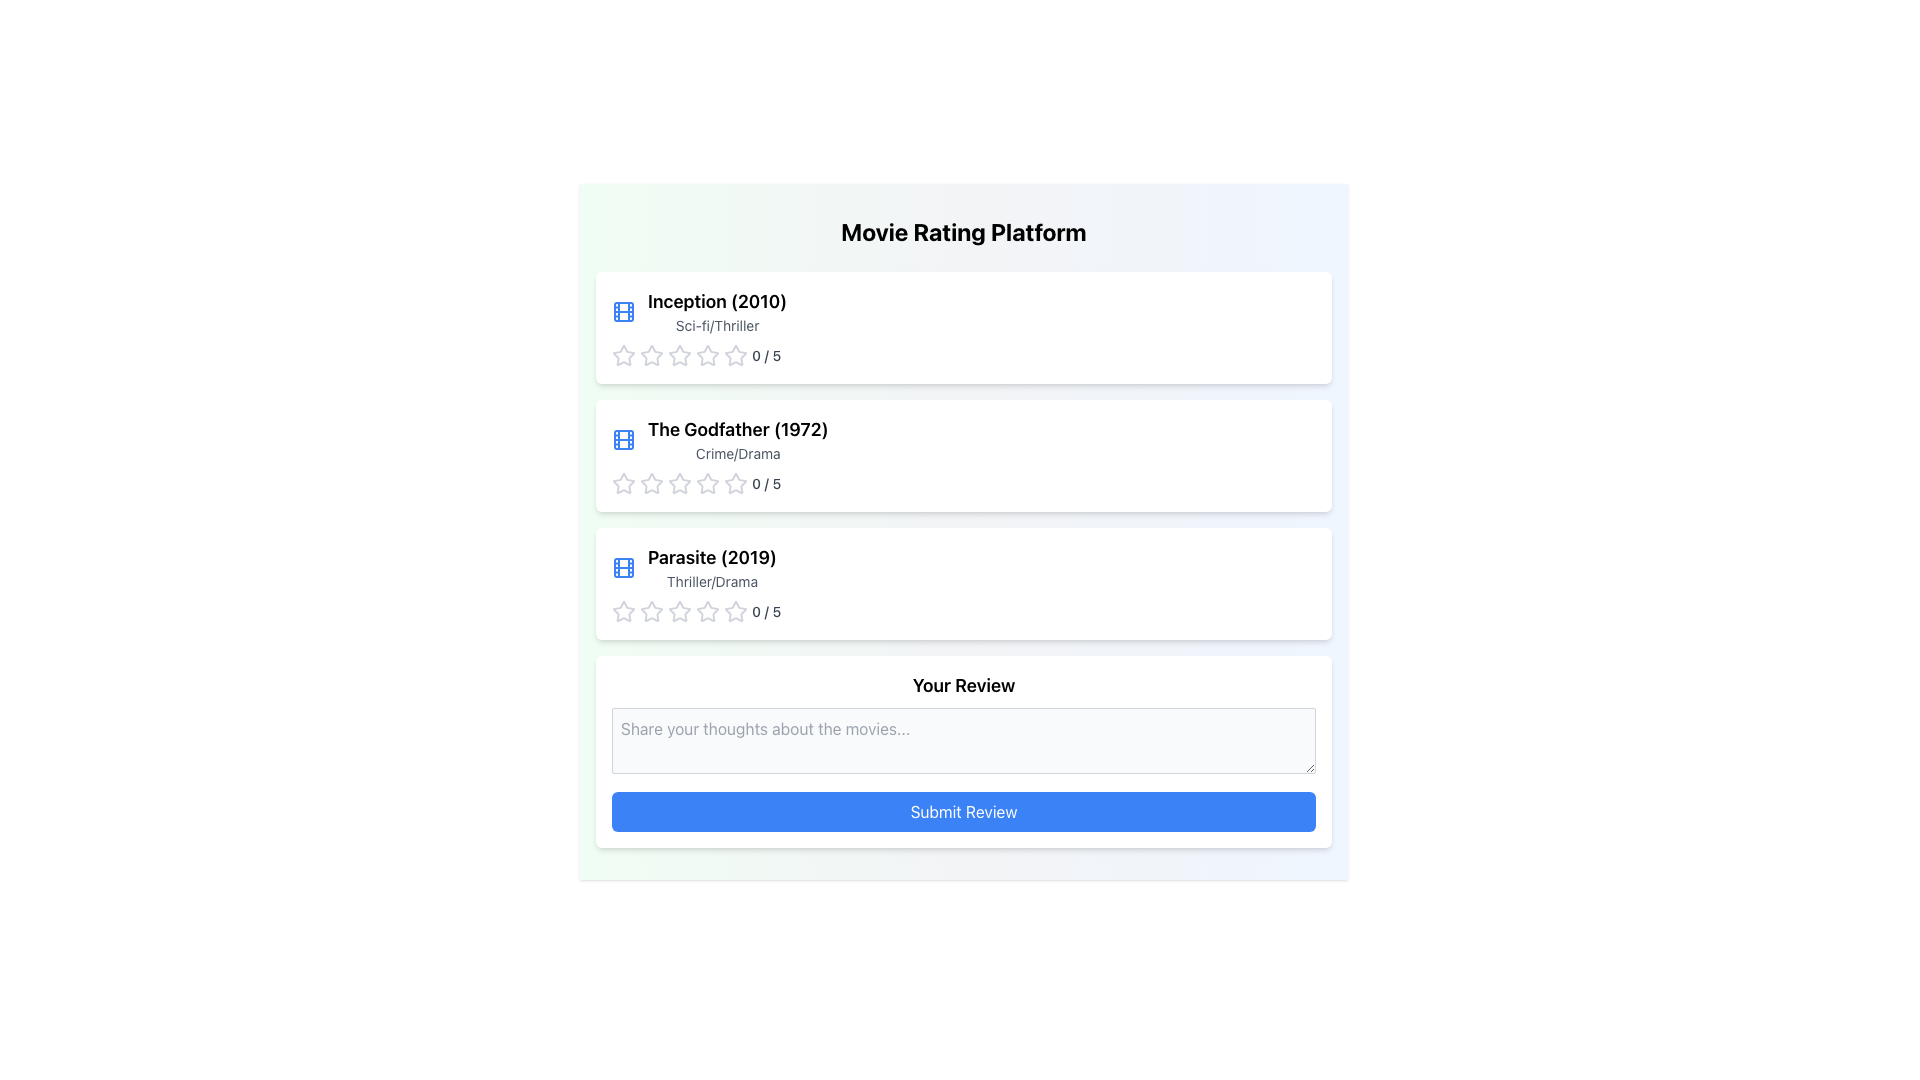 This screenshot has height=1080, width=1920. I want to click on the first star icon of the rating component for the movie 'Parasite (2019)', so click(623, 611).